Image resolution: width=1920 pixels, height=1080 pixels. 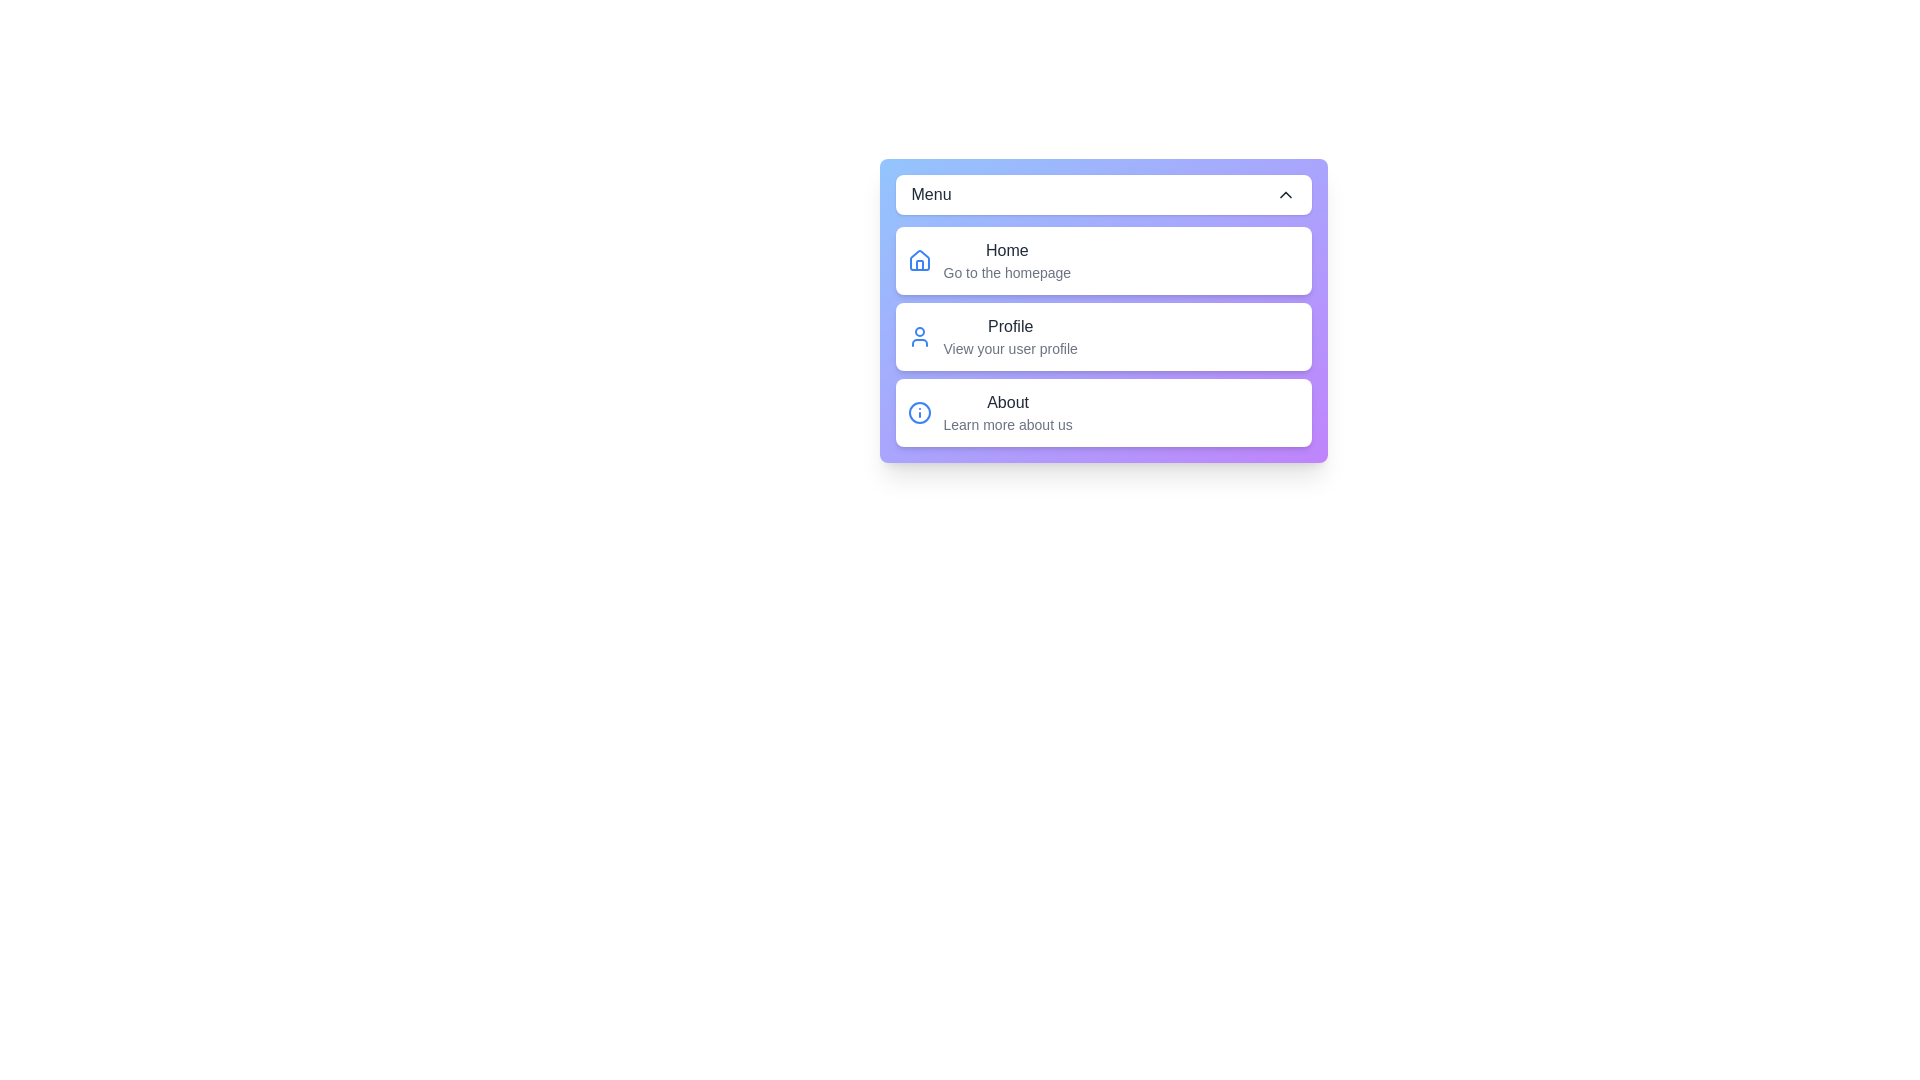 I want to click on the menu item Home to observe the hover effect, so click(x=1102, y=260).